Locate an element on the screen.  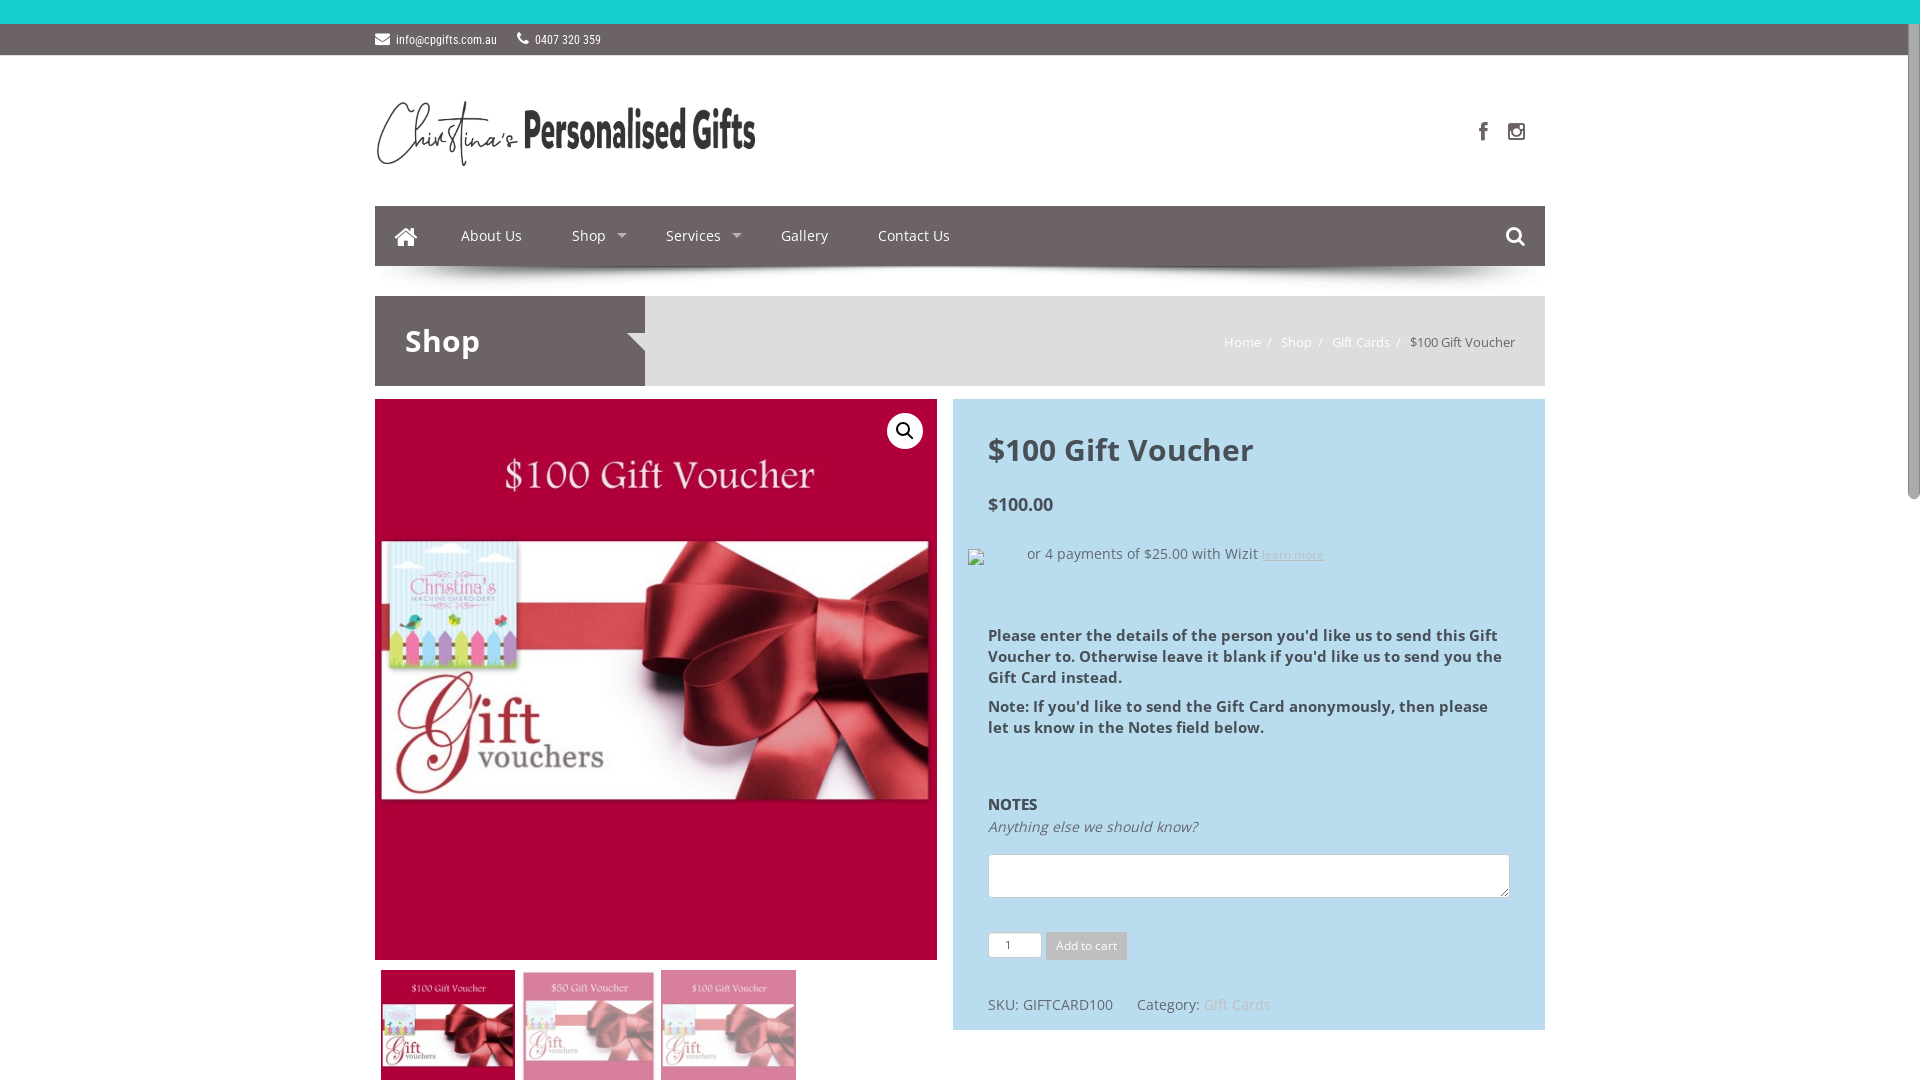
'Gift Cards' is located at coordinates (1331, 341).